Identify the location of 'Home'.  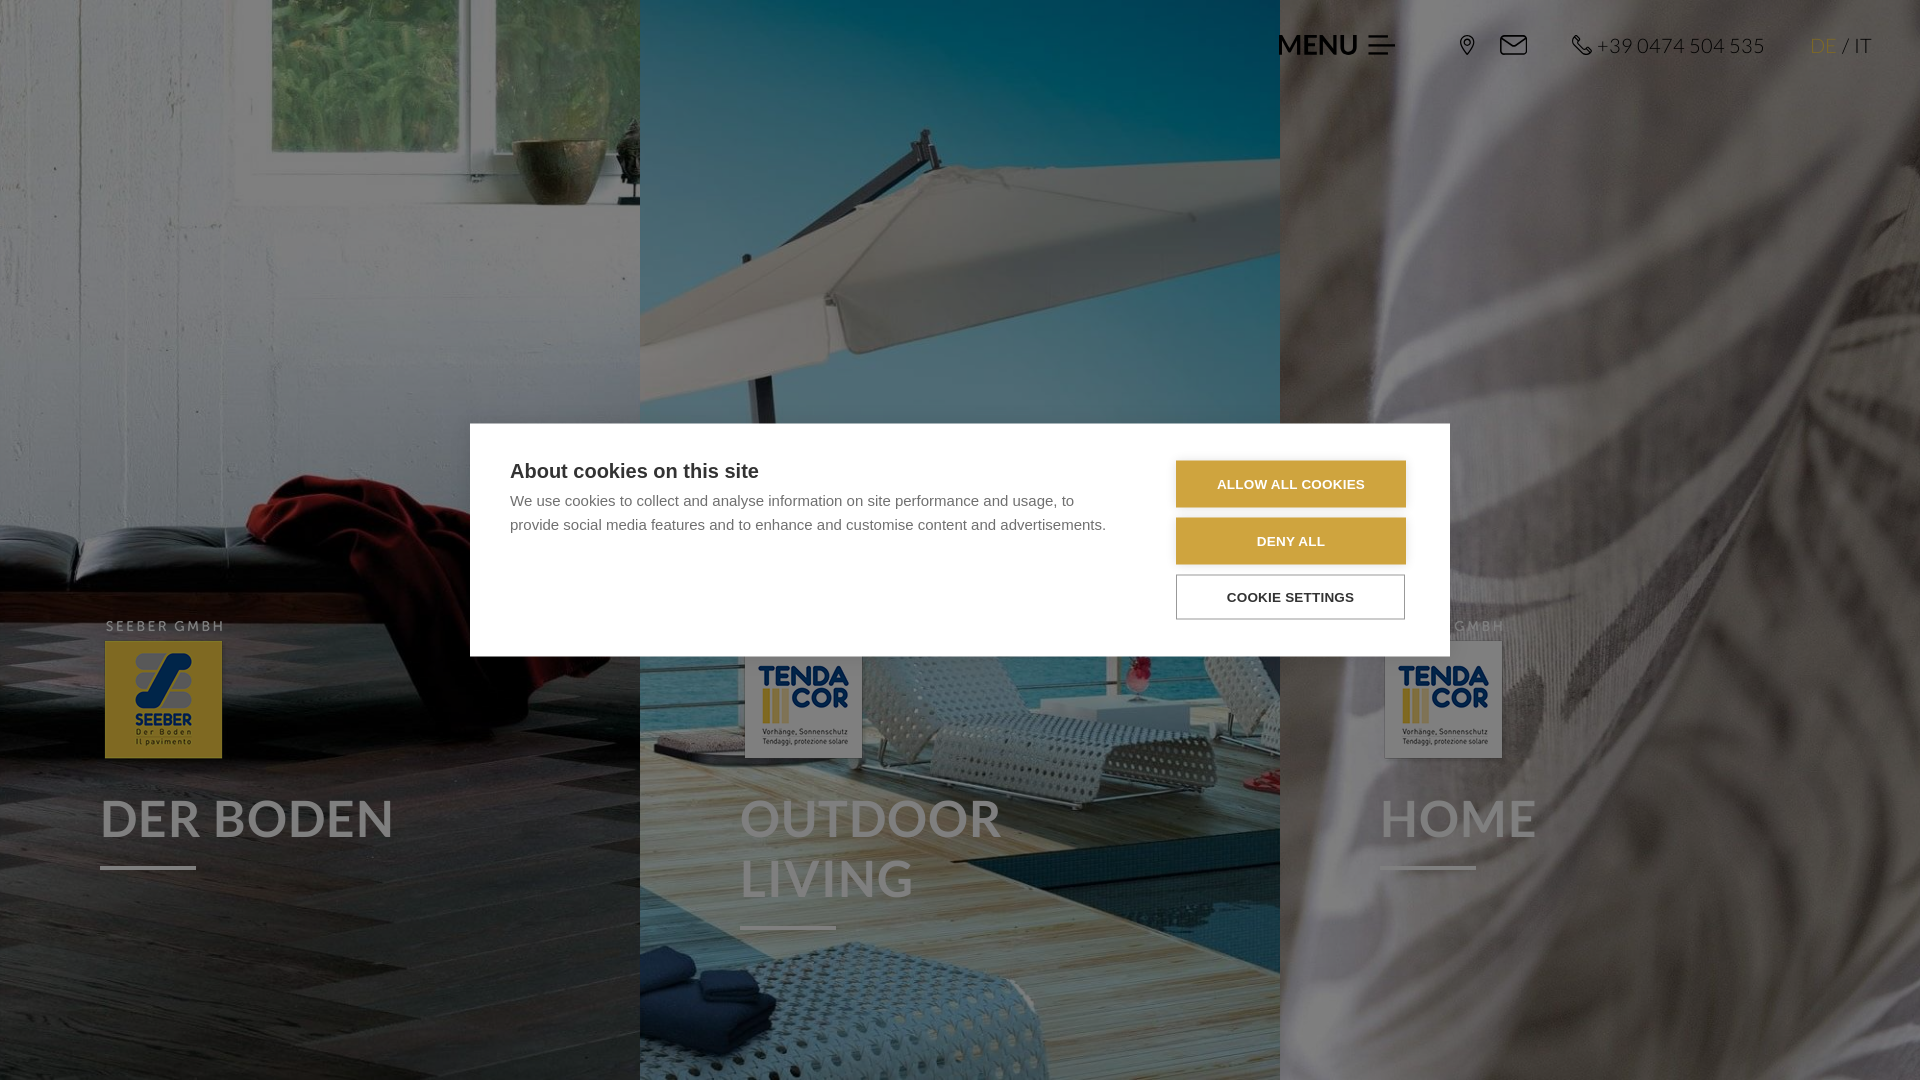
(1444, 692).